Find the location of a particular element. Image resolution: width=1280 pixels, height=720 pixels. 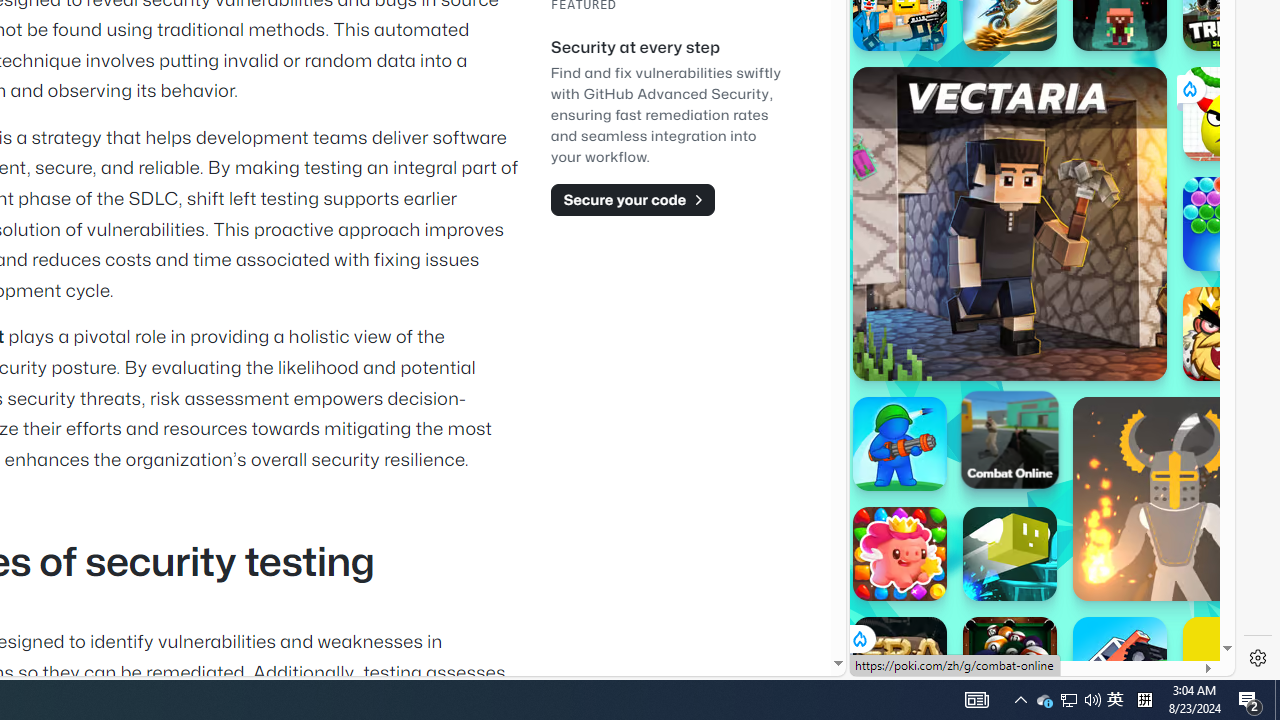

'Monster Tracks' is located at coordinates (1120, 664).